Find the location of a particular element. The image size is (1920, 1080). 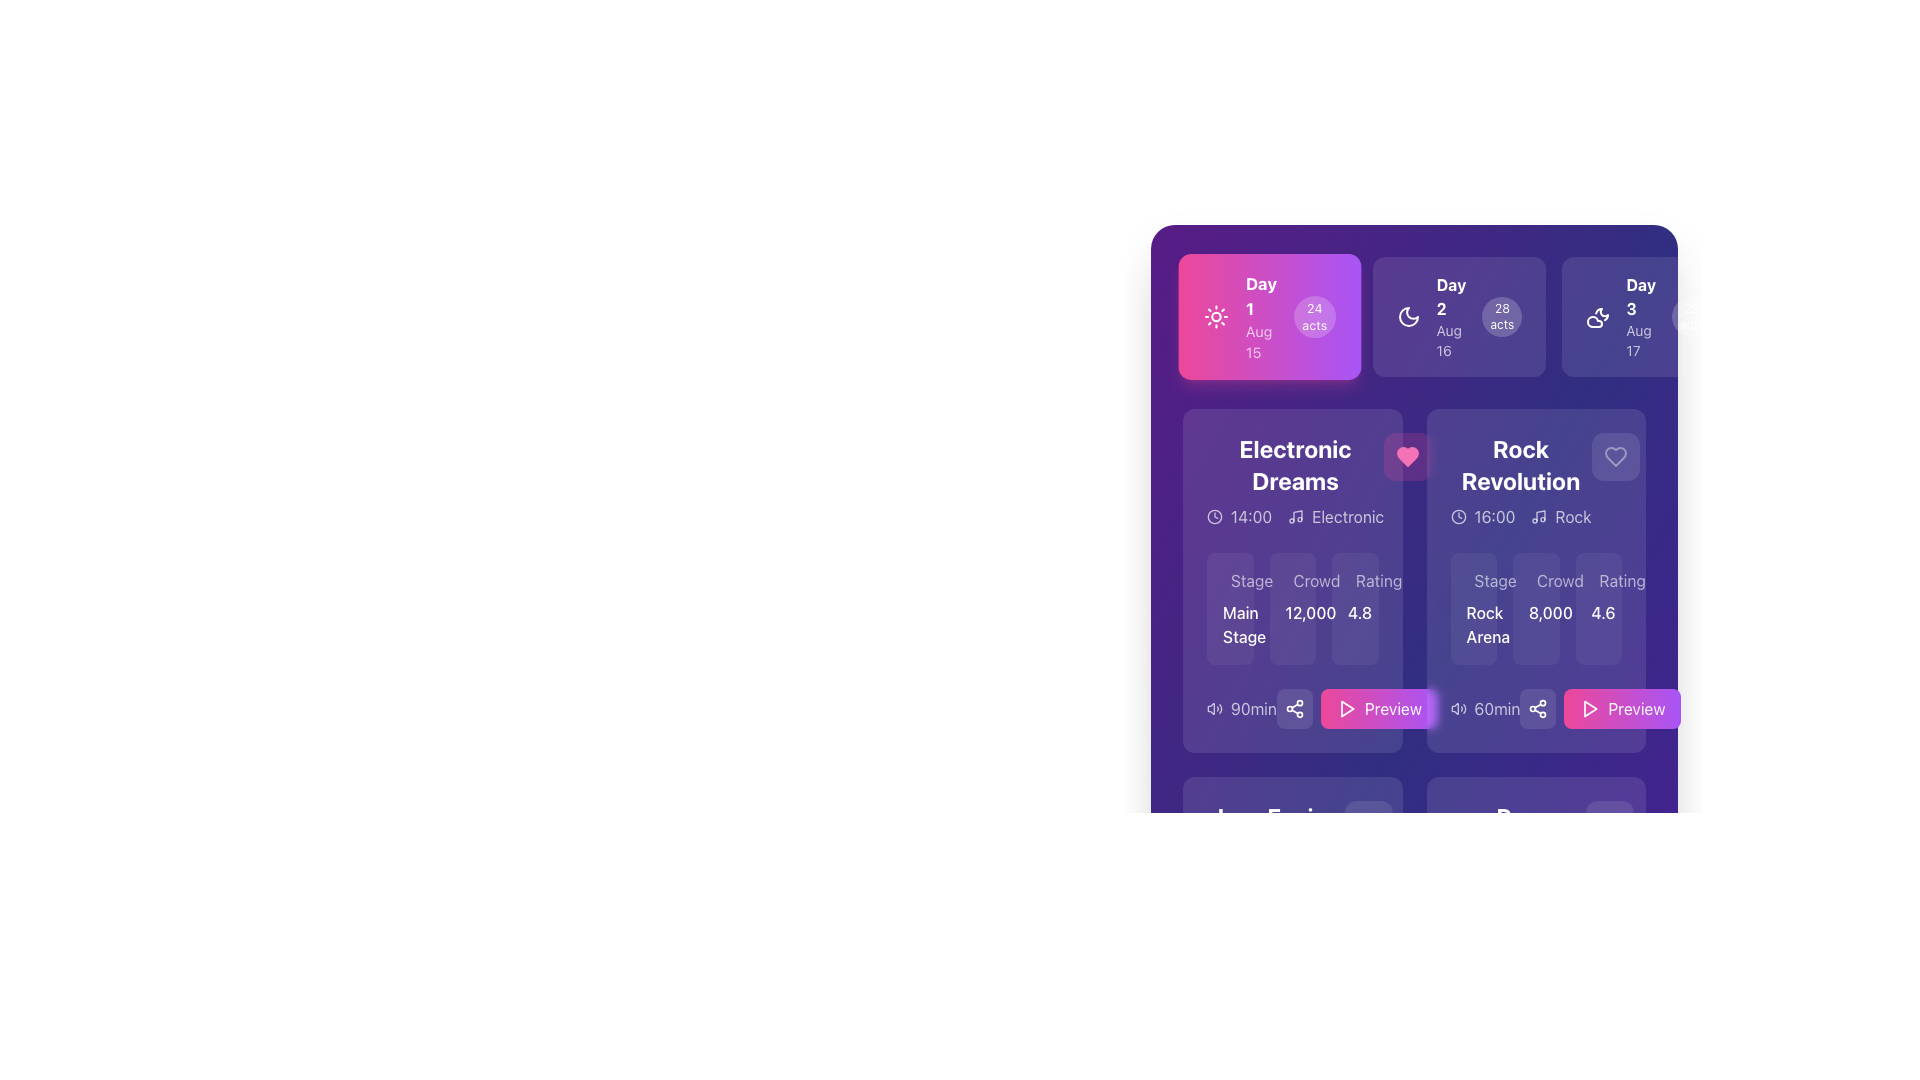

the label displaying 'Aug 17' located below 'Day 3' in the top-right area of the interface is located at coordinates (1641, 339).